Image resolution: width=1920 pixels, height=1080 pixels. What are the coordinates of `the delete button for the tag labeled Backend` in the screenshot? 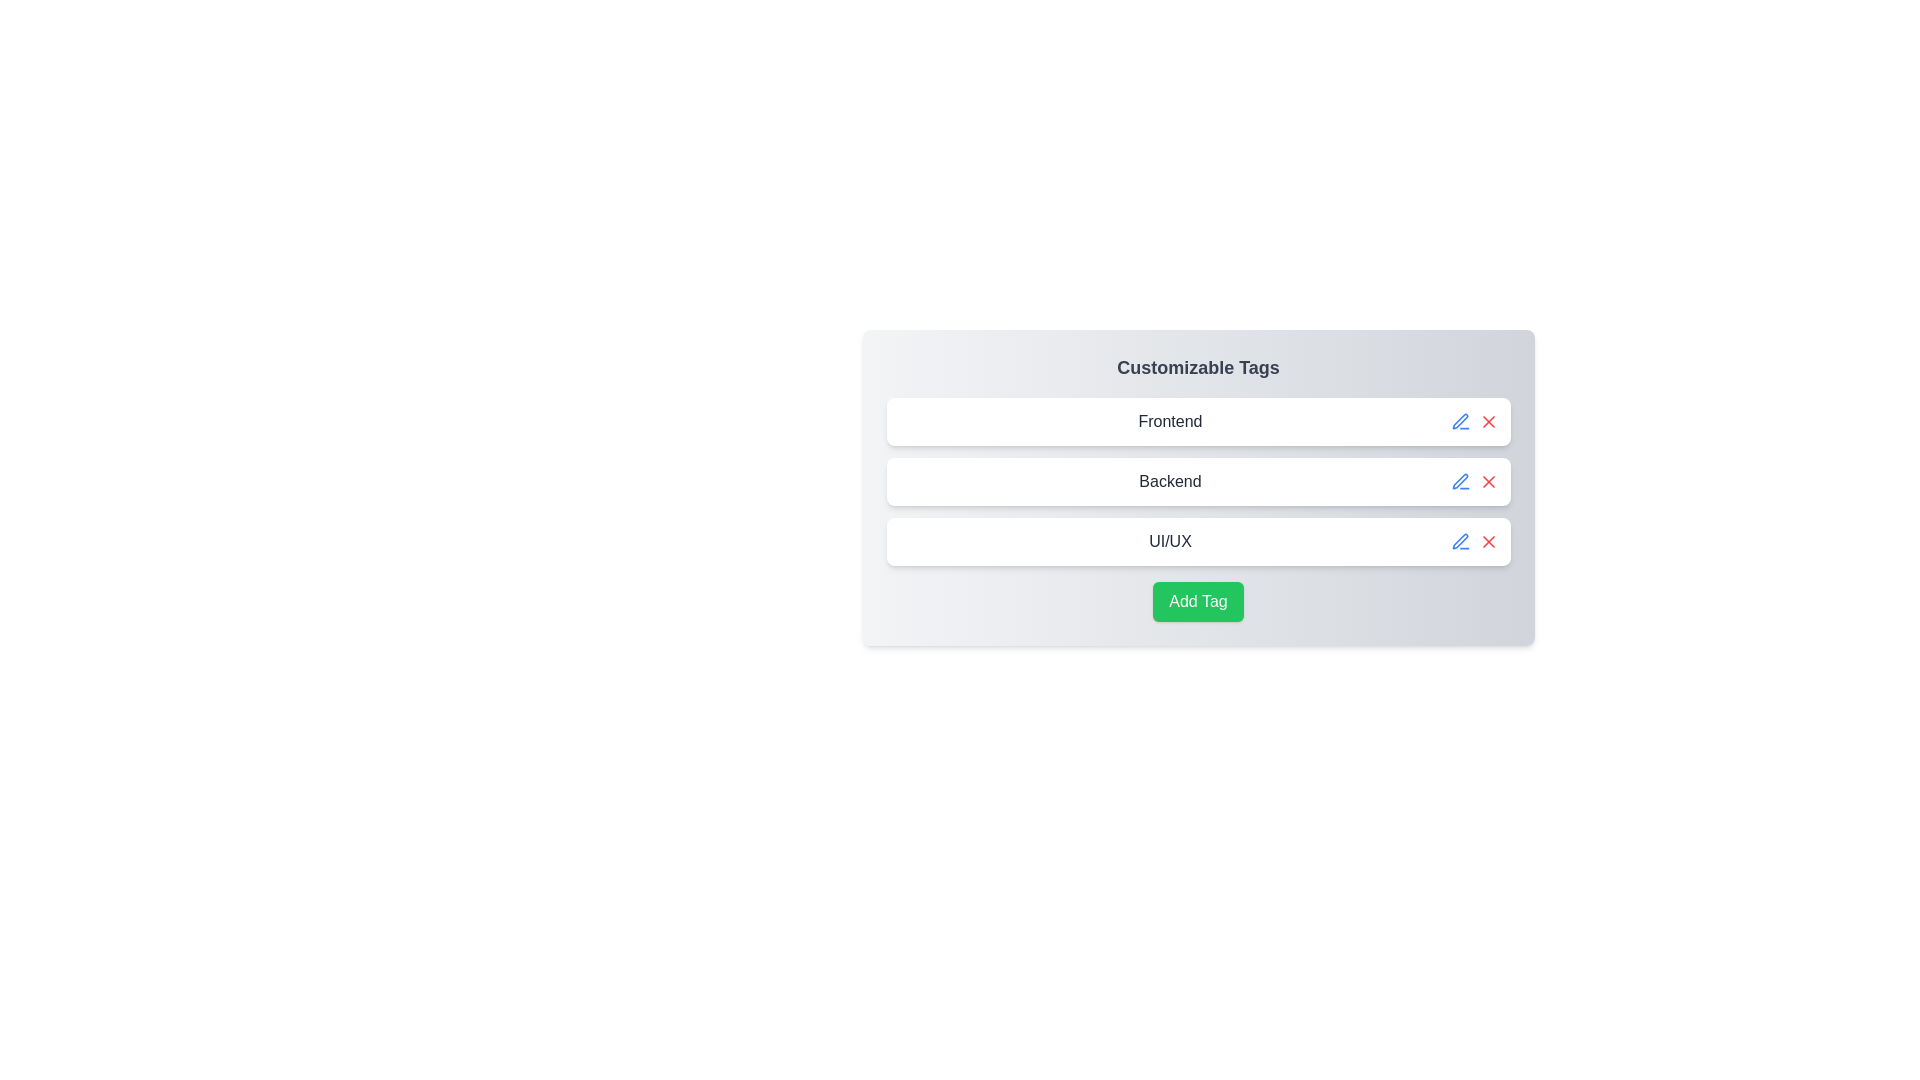 It's located at (1488, 482).